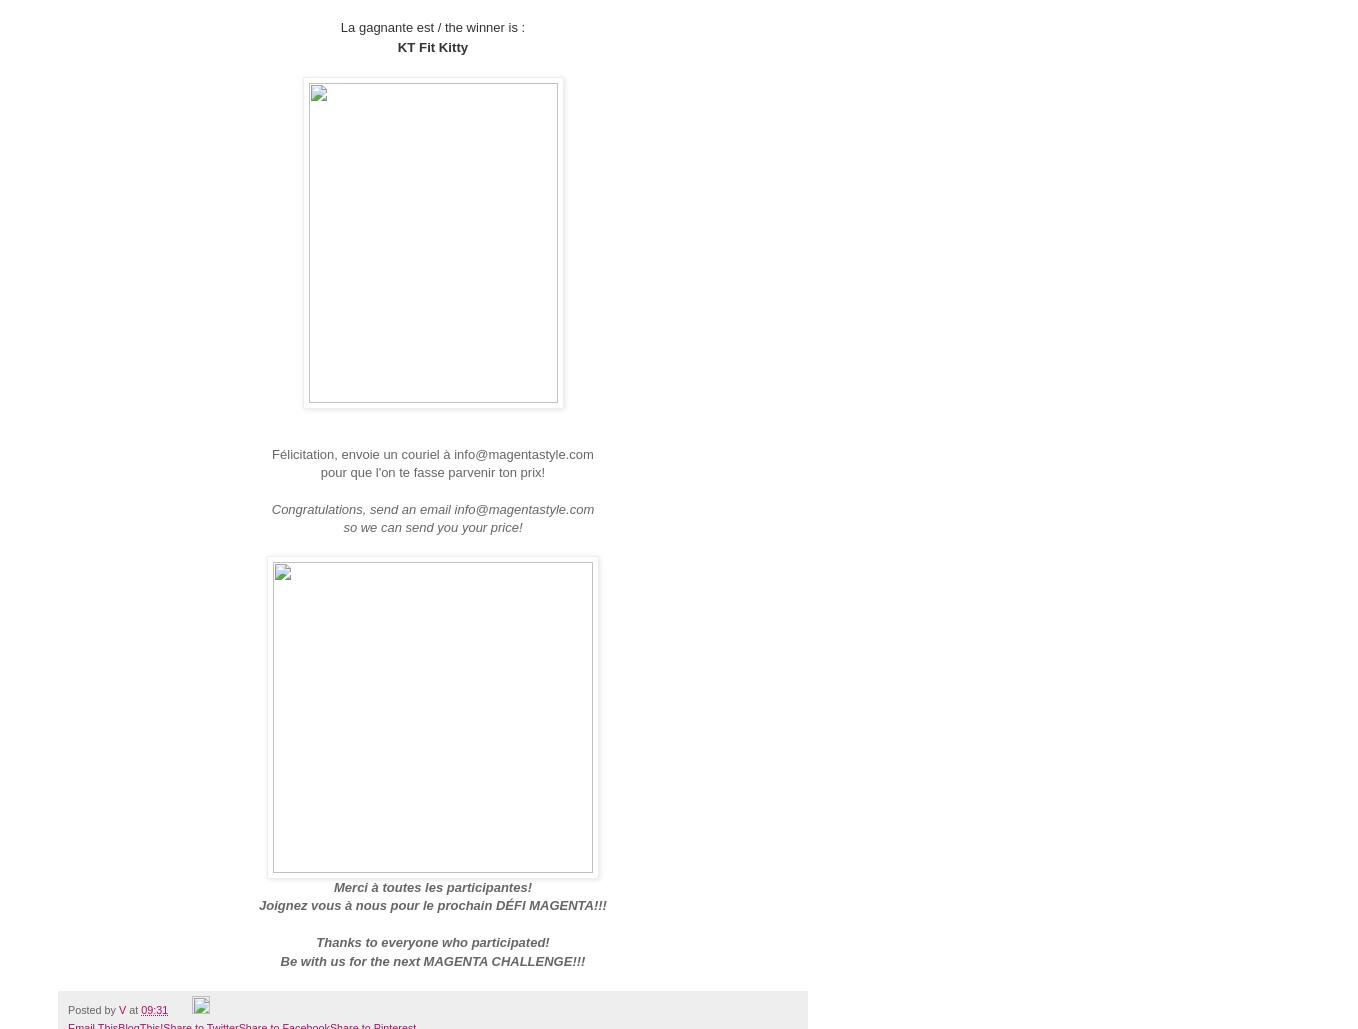 The height and width of the screenshot is (1029, 1358). Describe the element at coordinates (431, 886) in the screenshot. I see `'Merci à toutes les participantes!'` at that location.